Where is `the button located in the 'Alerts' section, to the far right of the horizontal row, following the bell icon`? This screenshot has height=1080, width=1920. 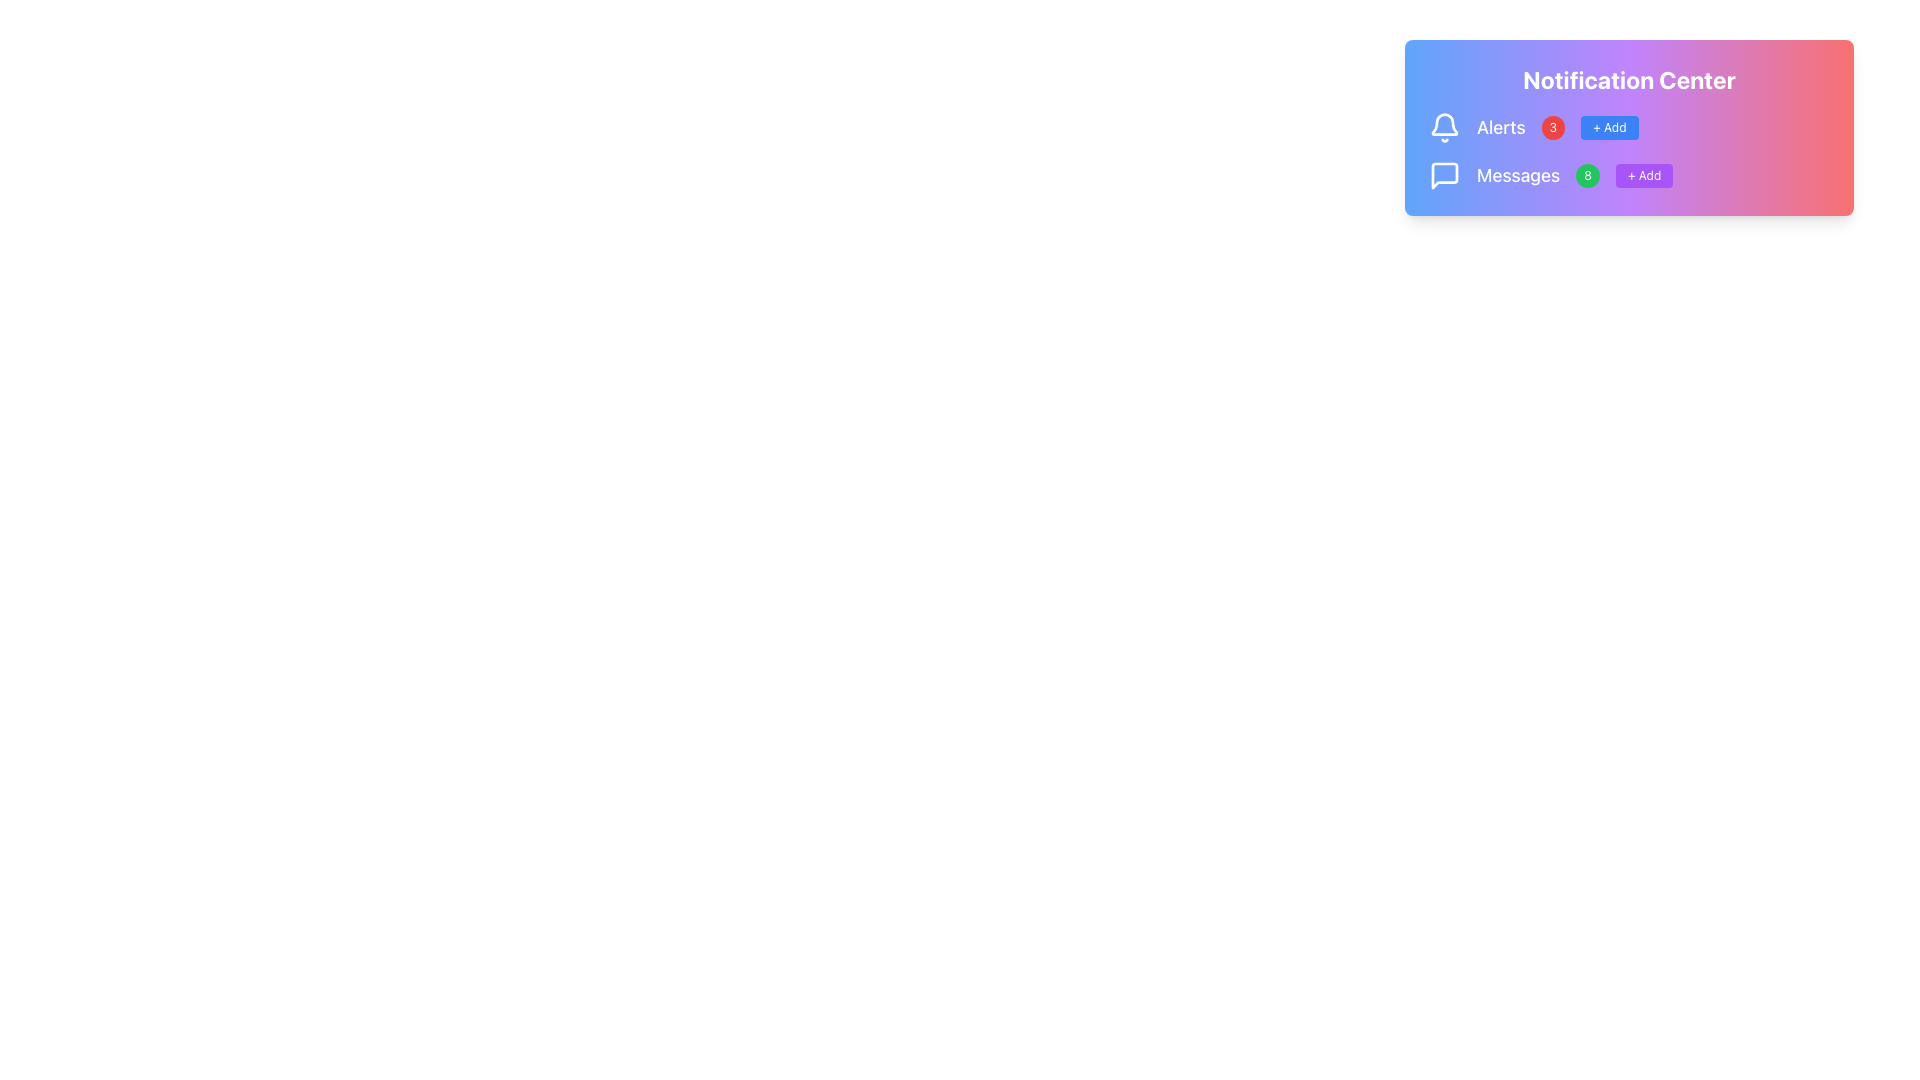
the button located in the 'Alerts' section, to the far right of the horizontal row, following the bell icon is located at coordinates (1629, 127).